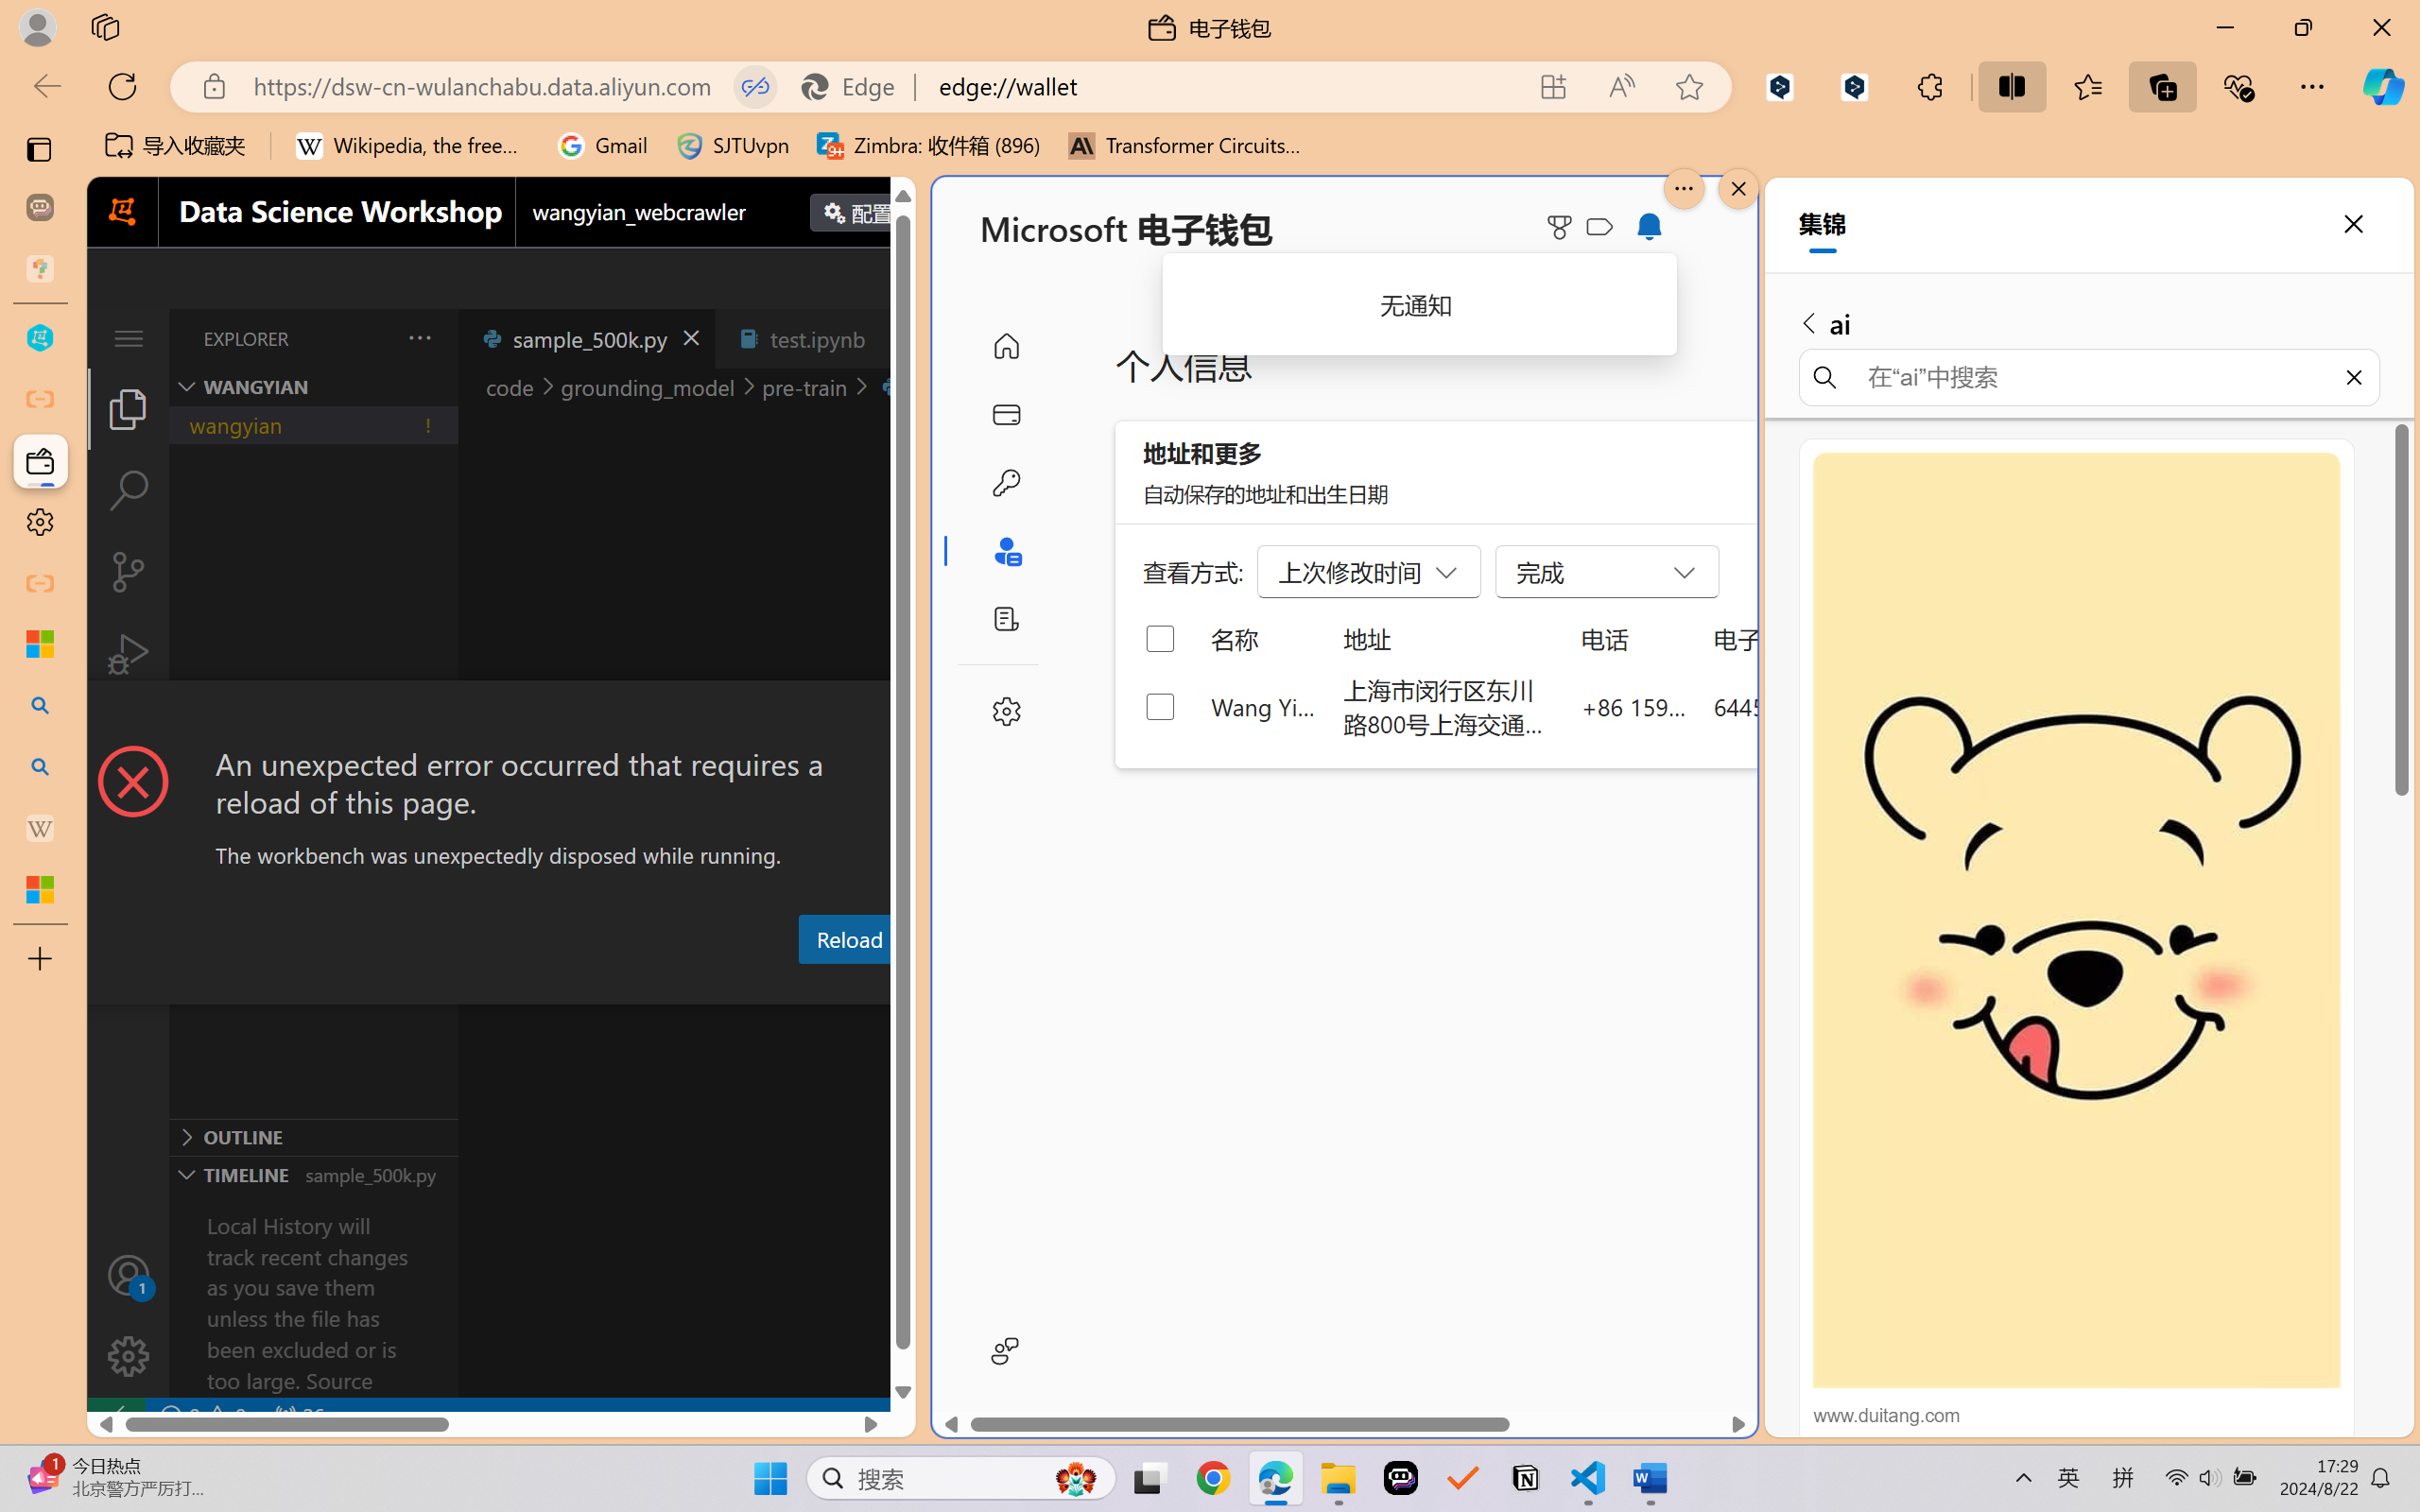  Describe the element at coordinates (964, 986) in the screenshot. I see `'Terminal (Ctrl+`)'` at that location.